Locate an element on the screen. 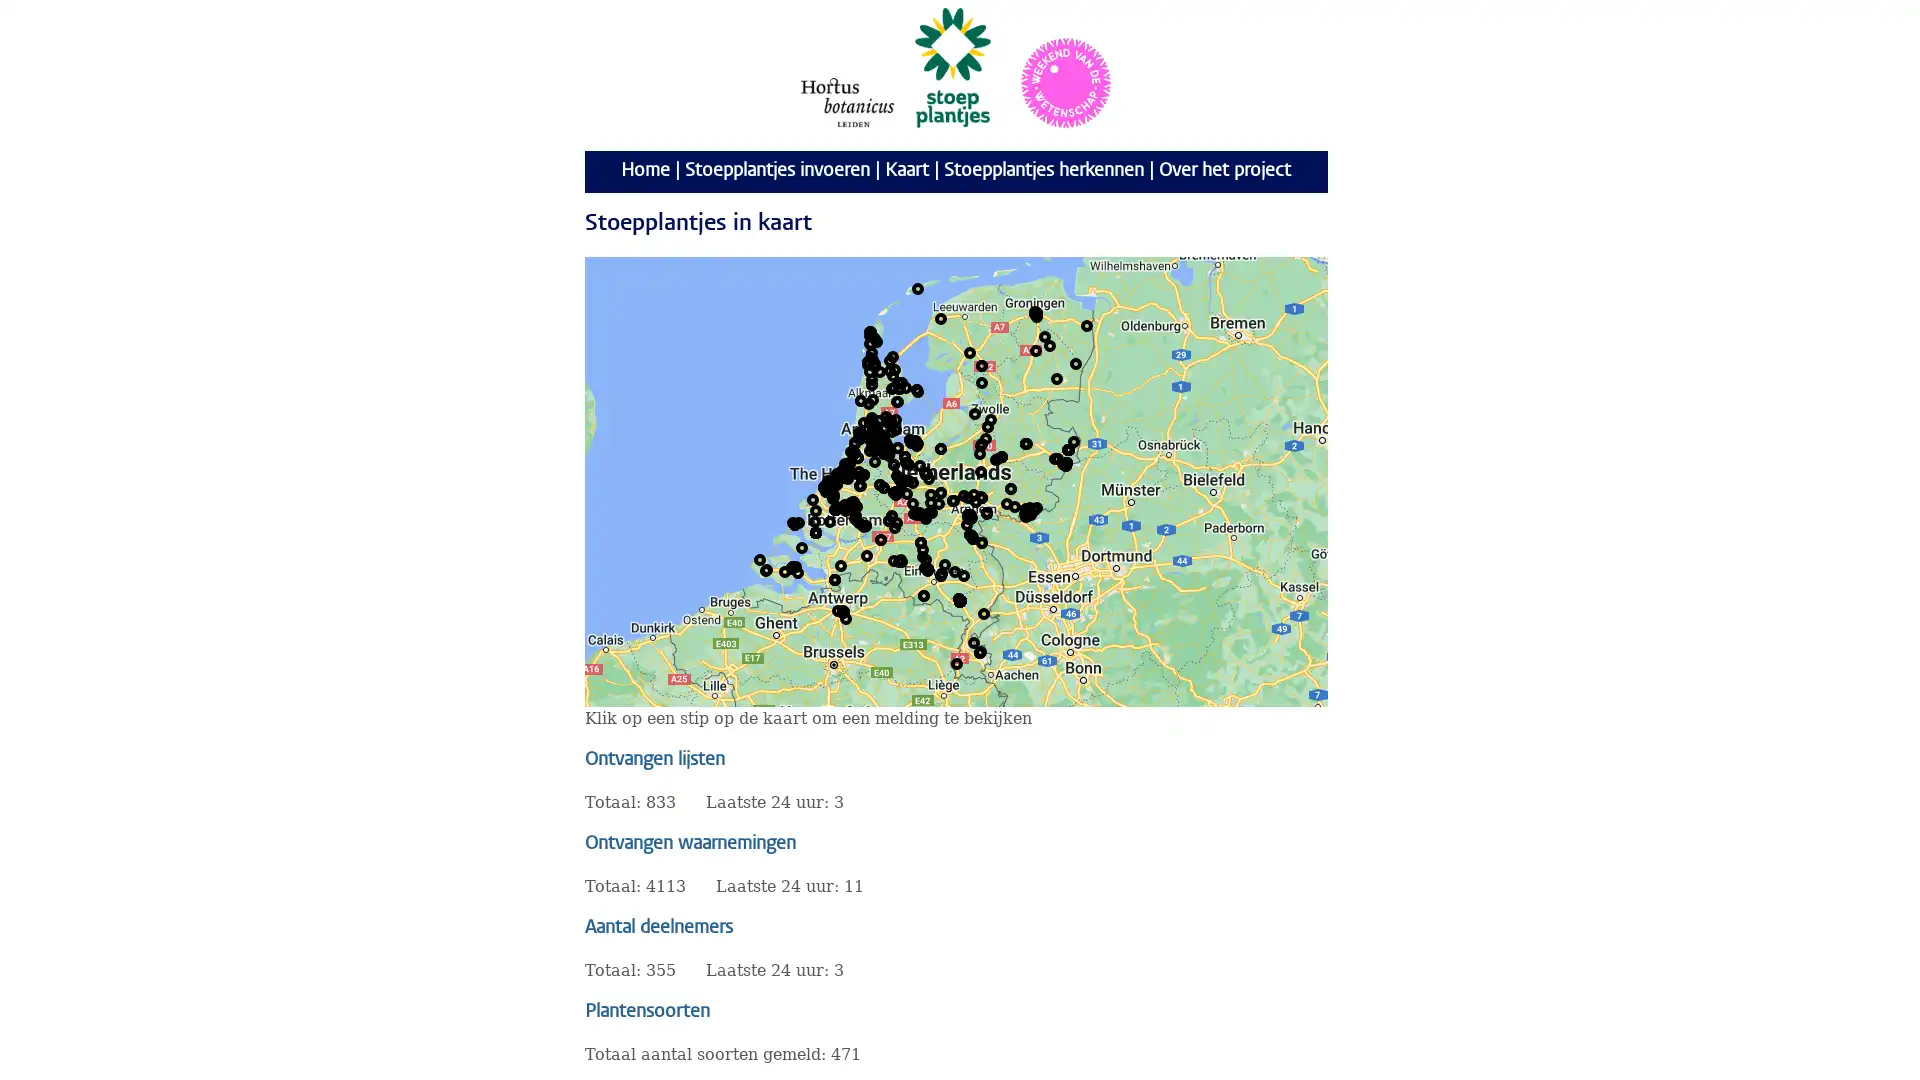  Telling van Judith op 27 mei 2022 is located at coordinates (791, 567).